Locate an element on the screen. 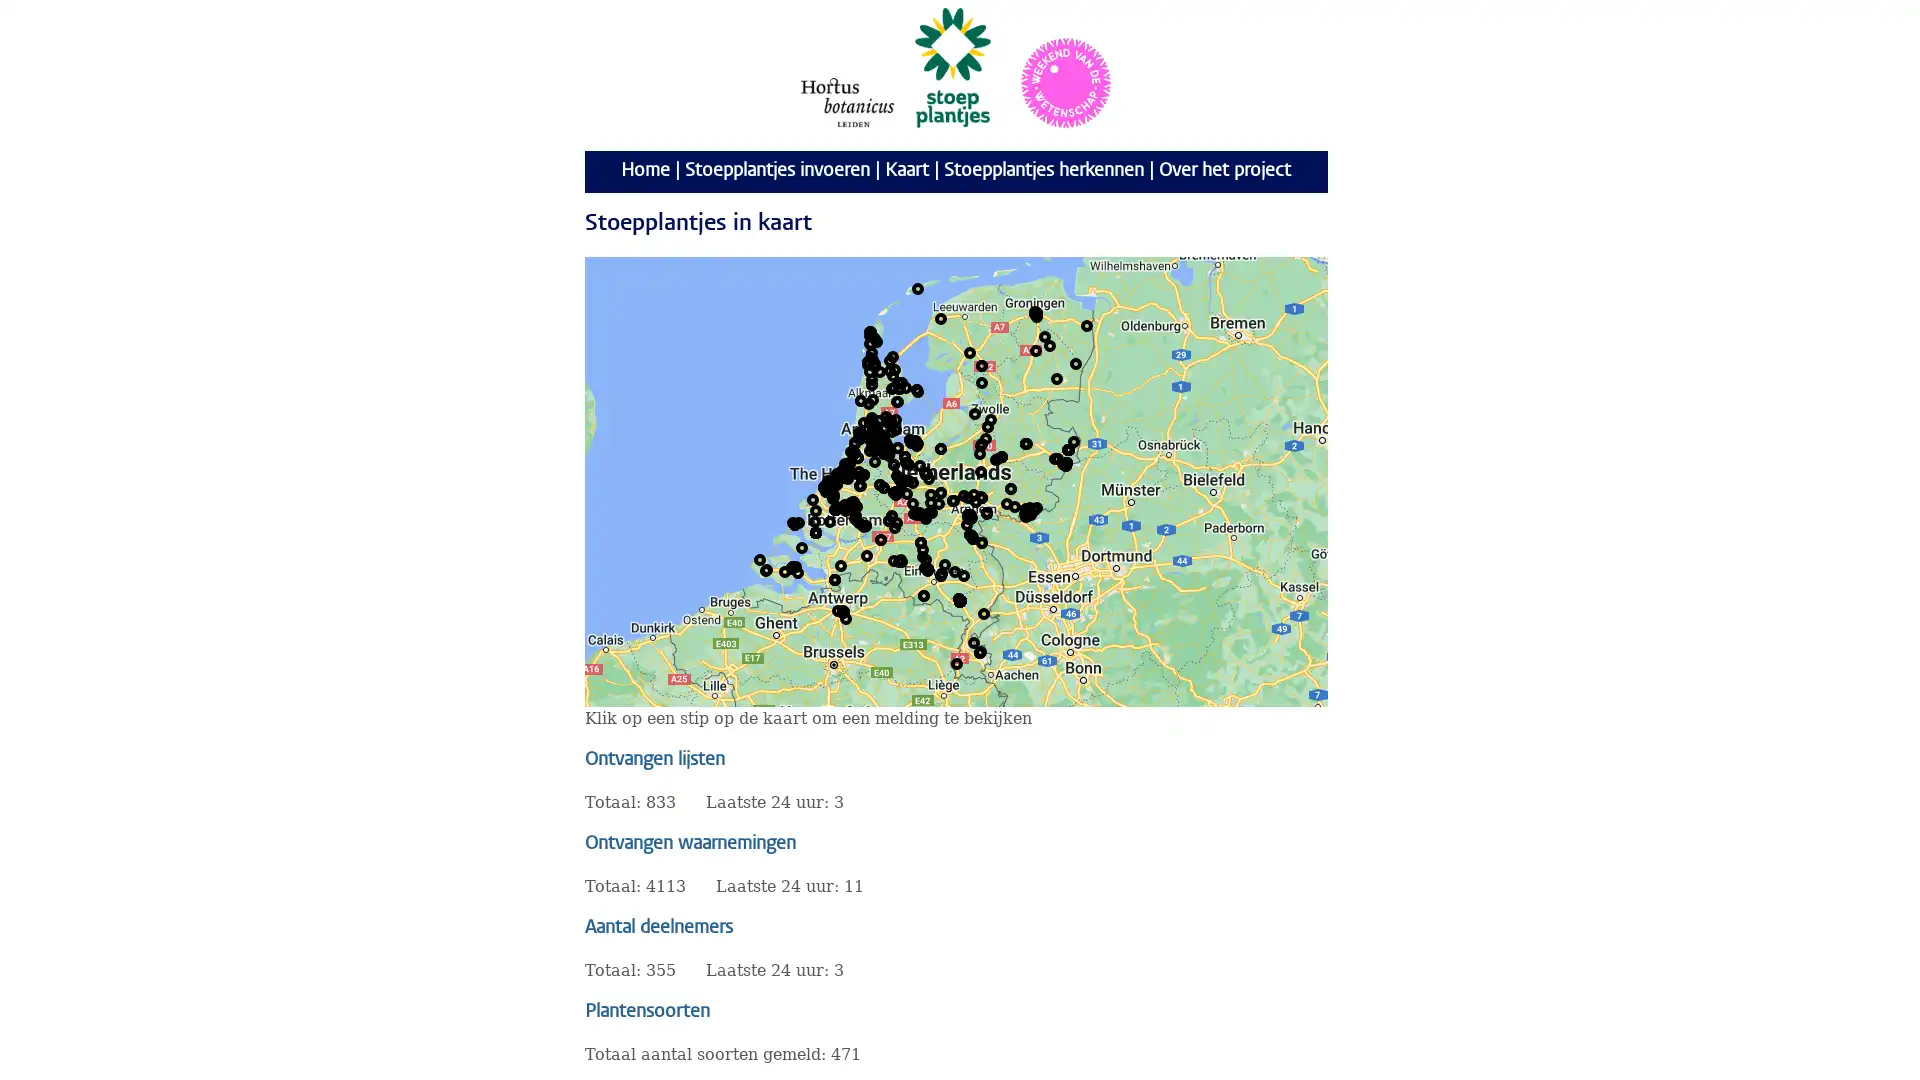  Telling van Judith op 27 mei 2022 is located at coordinates (791, 567).